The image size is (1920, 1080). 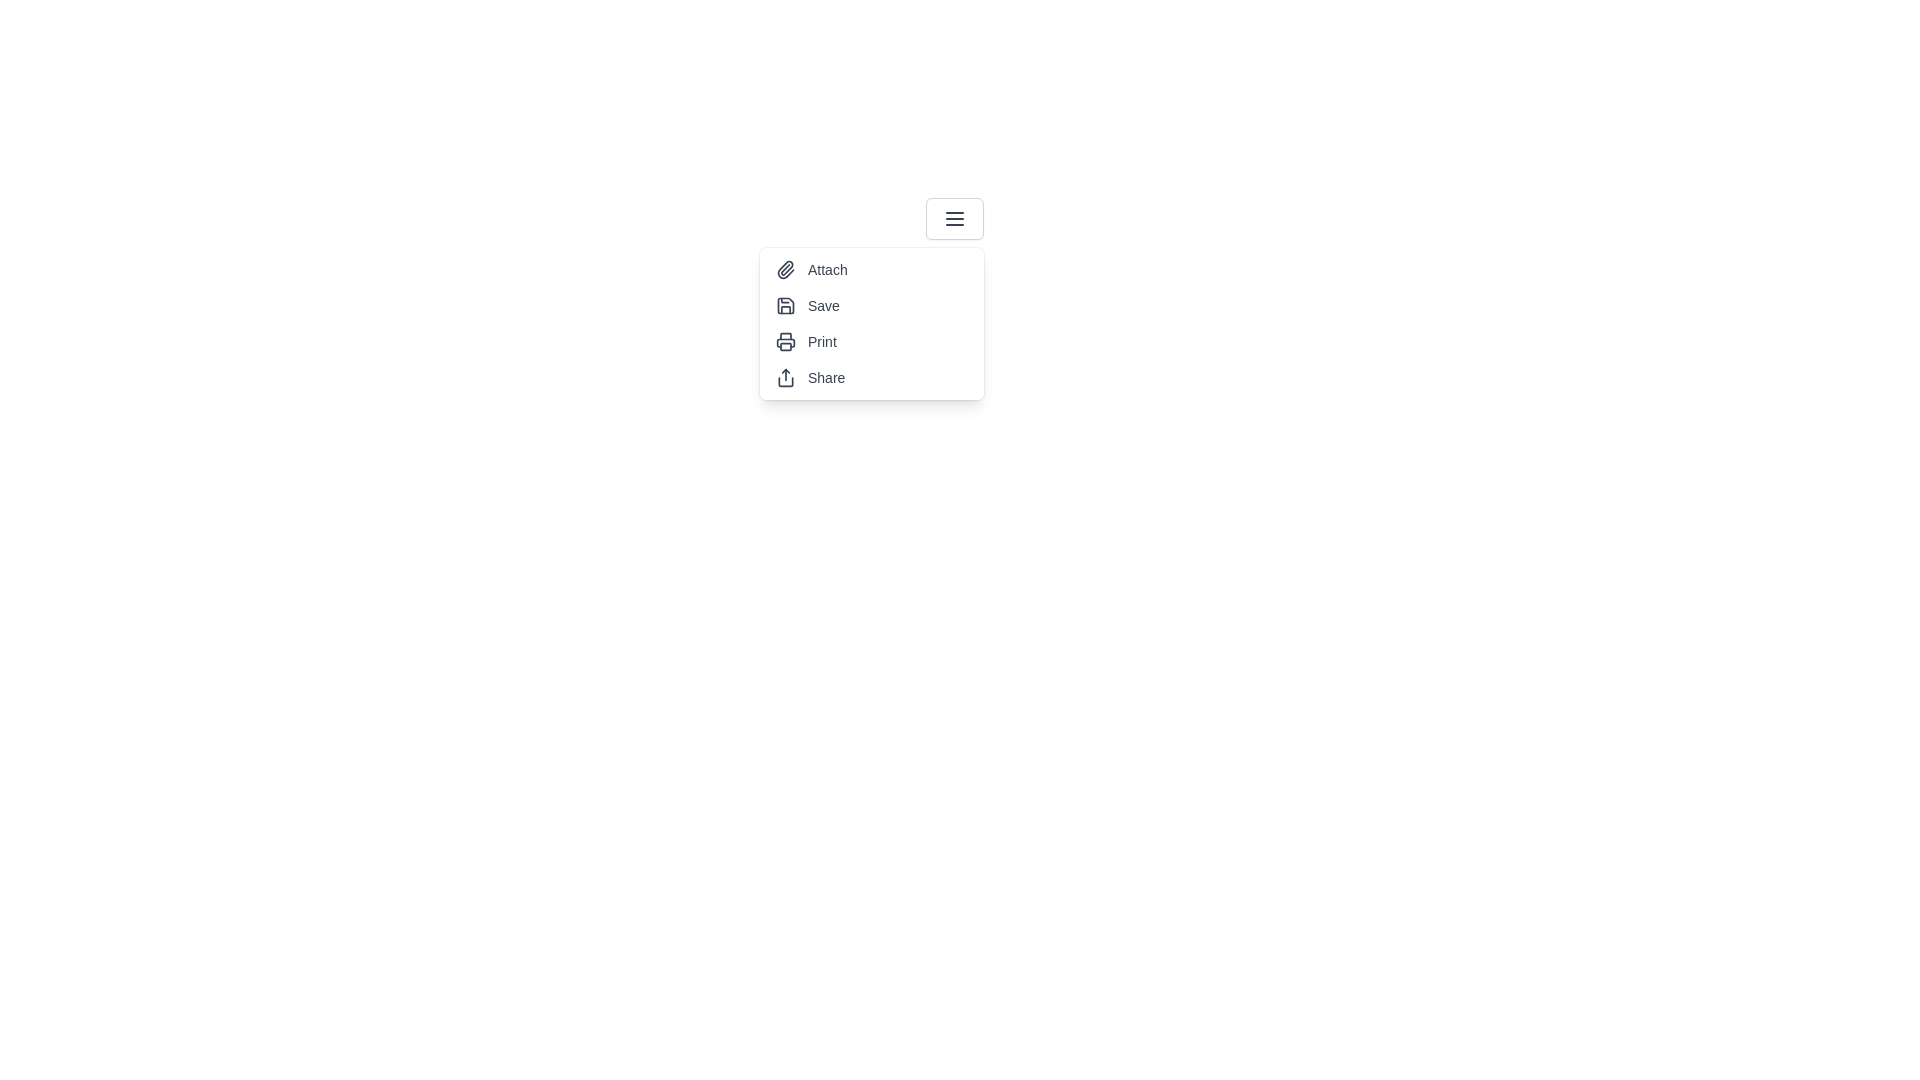 What do you see at coordinates (872, 323) in the screenshot?
I see `the dropdown menu option` at bounding box center [872, 323].